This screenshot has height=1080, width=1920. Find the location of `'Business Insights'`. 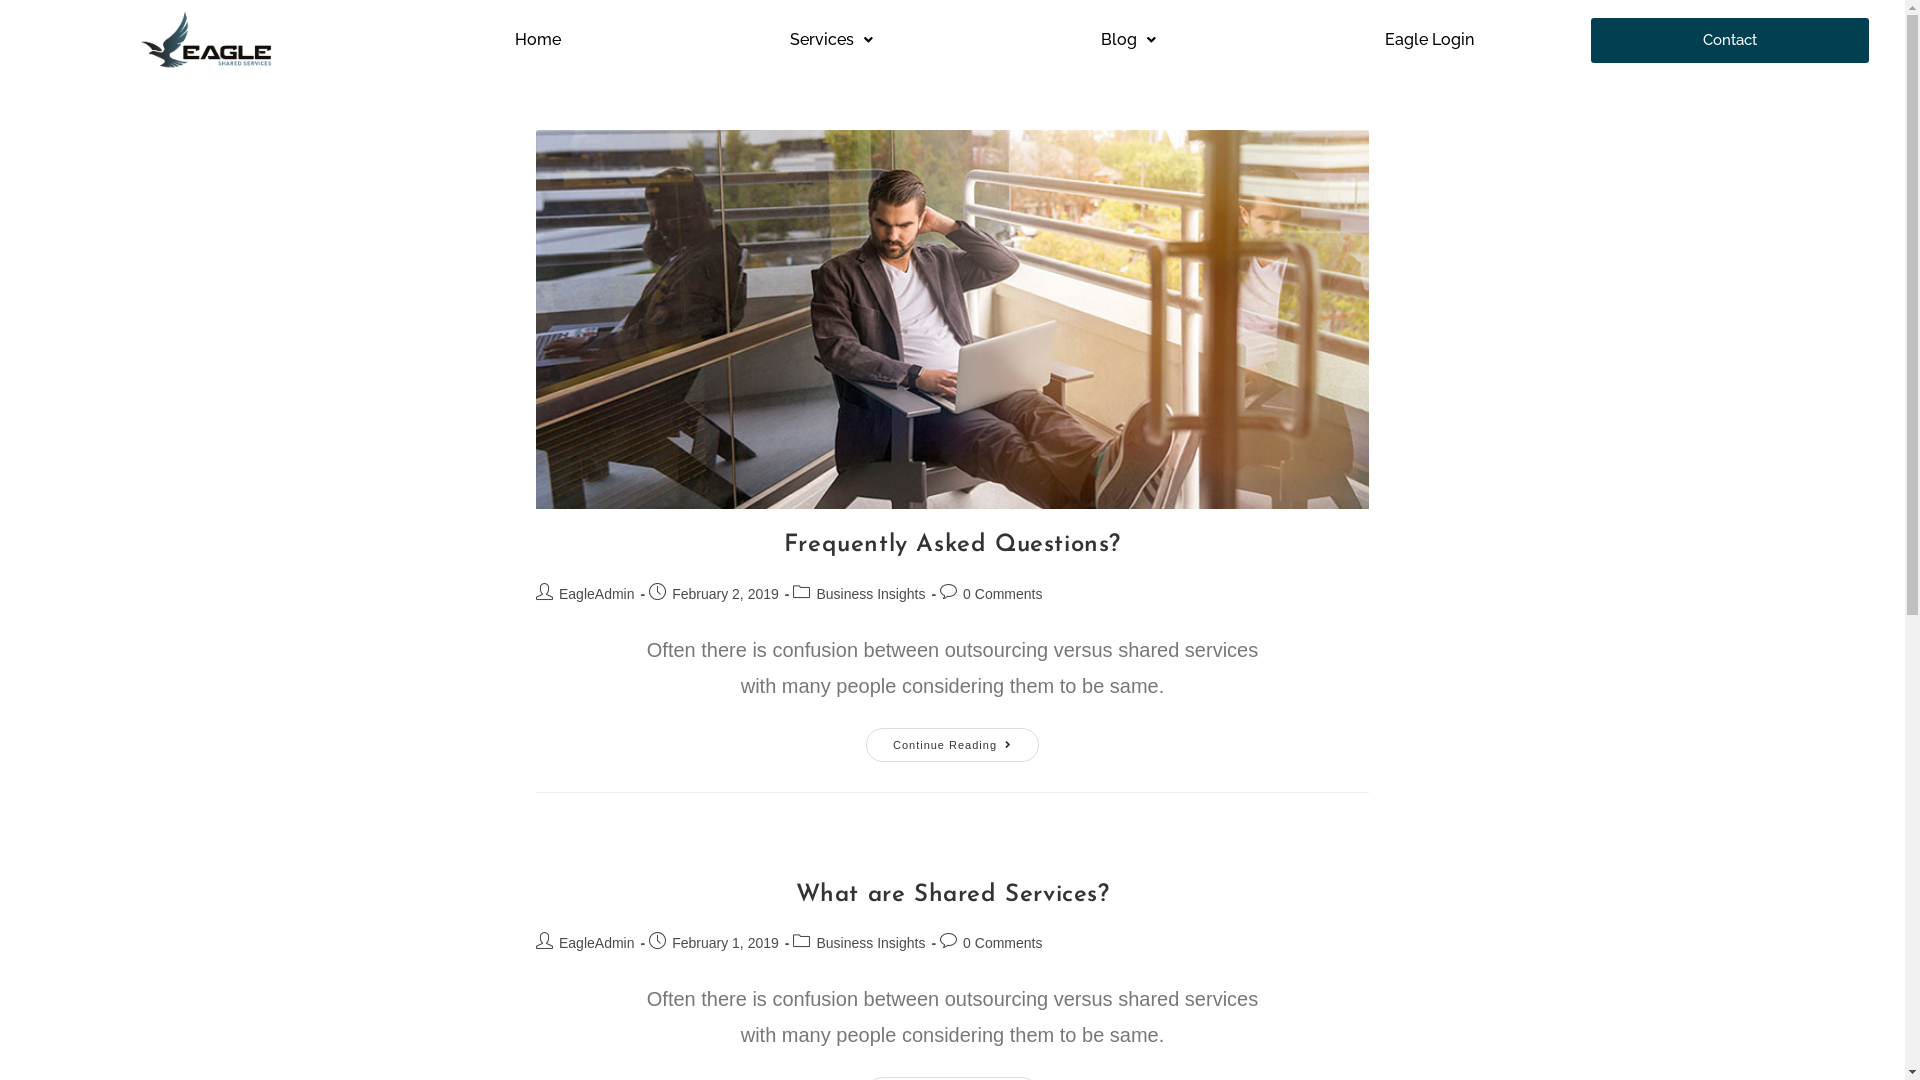

'Business Insights' is located at coordinates (870, 593).